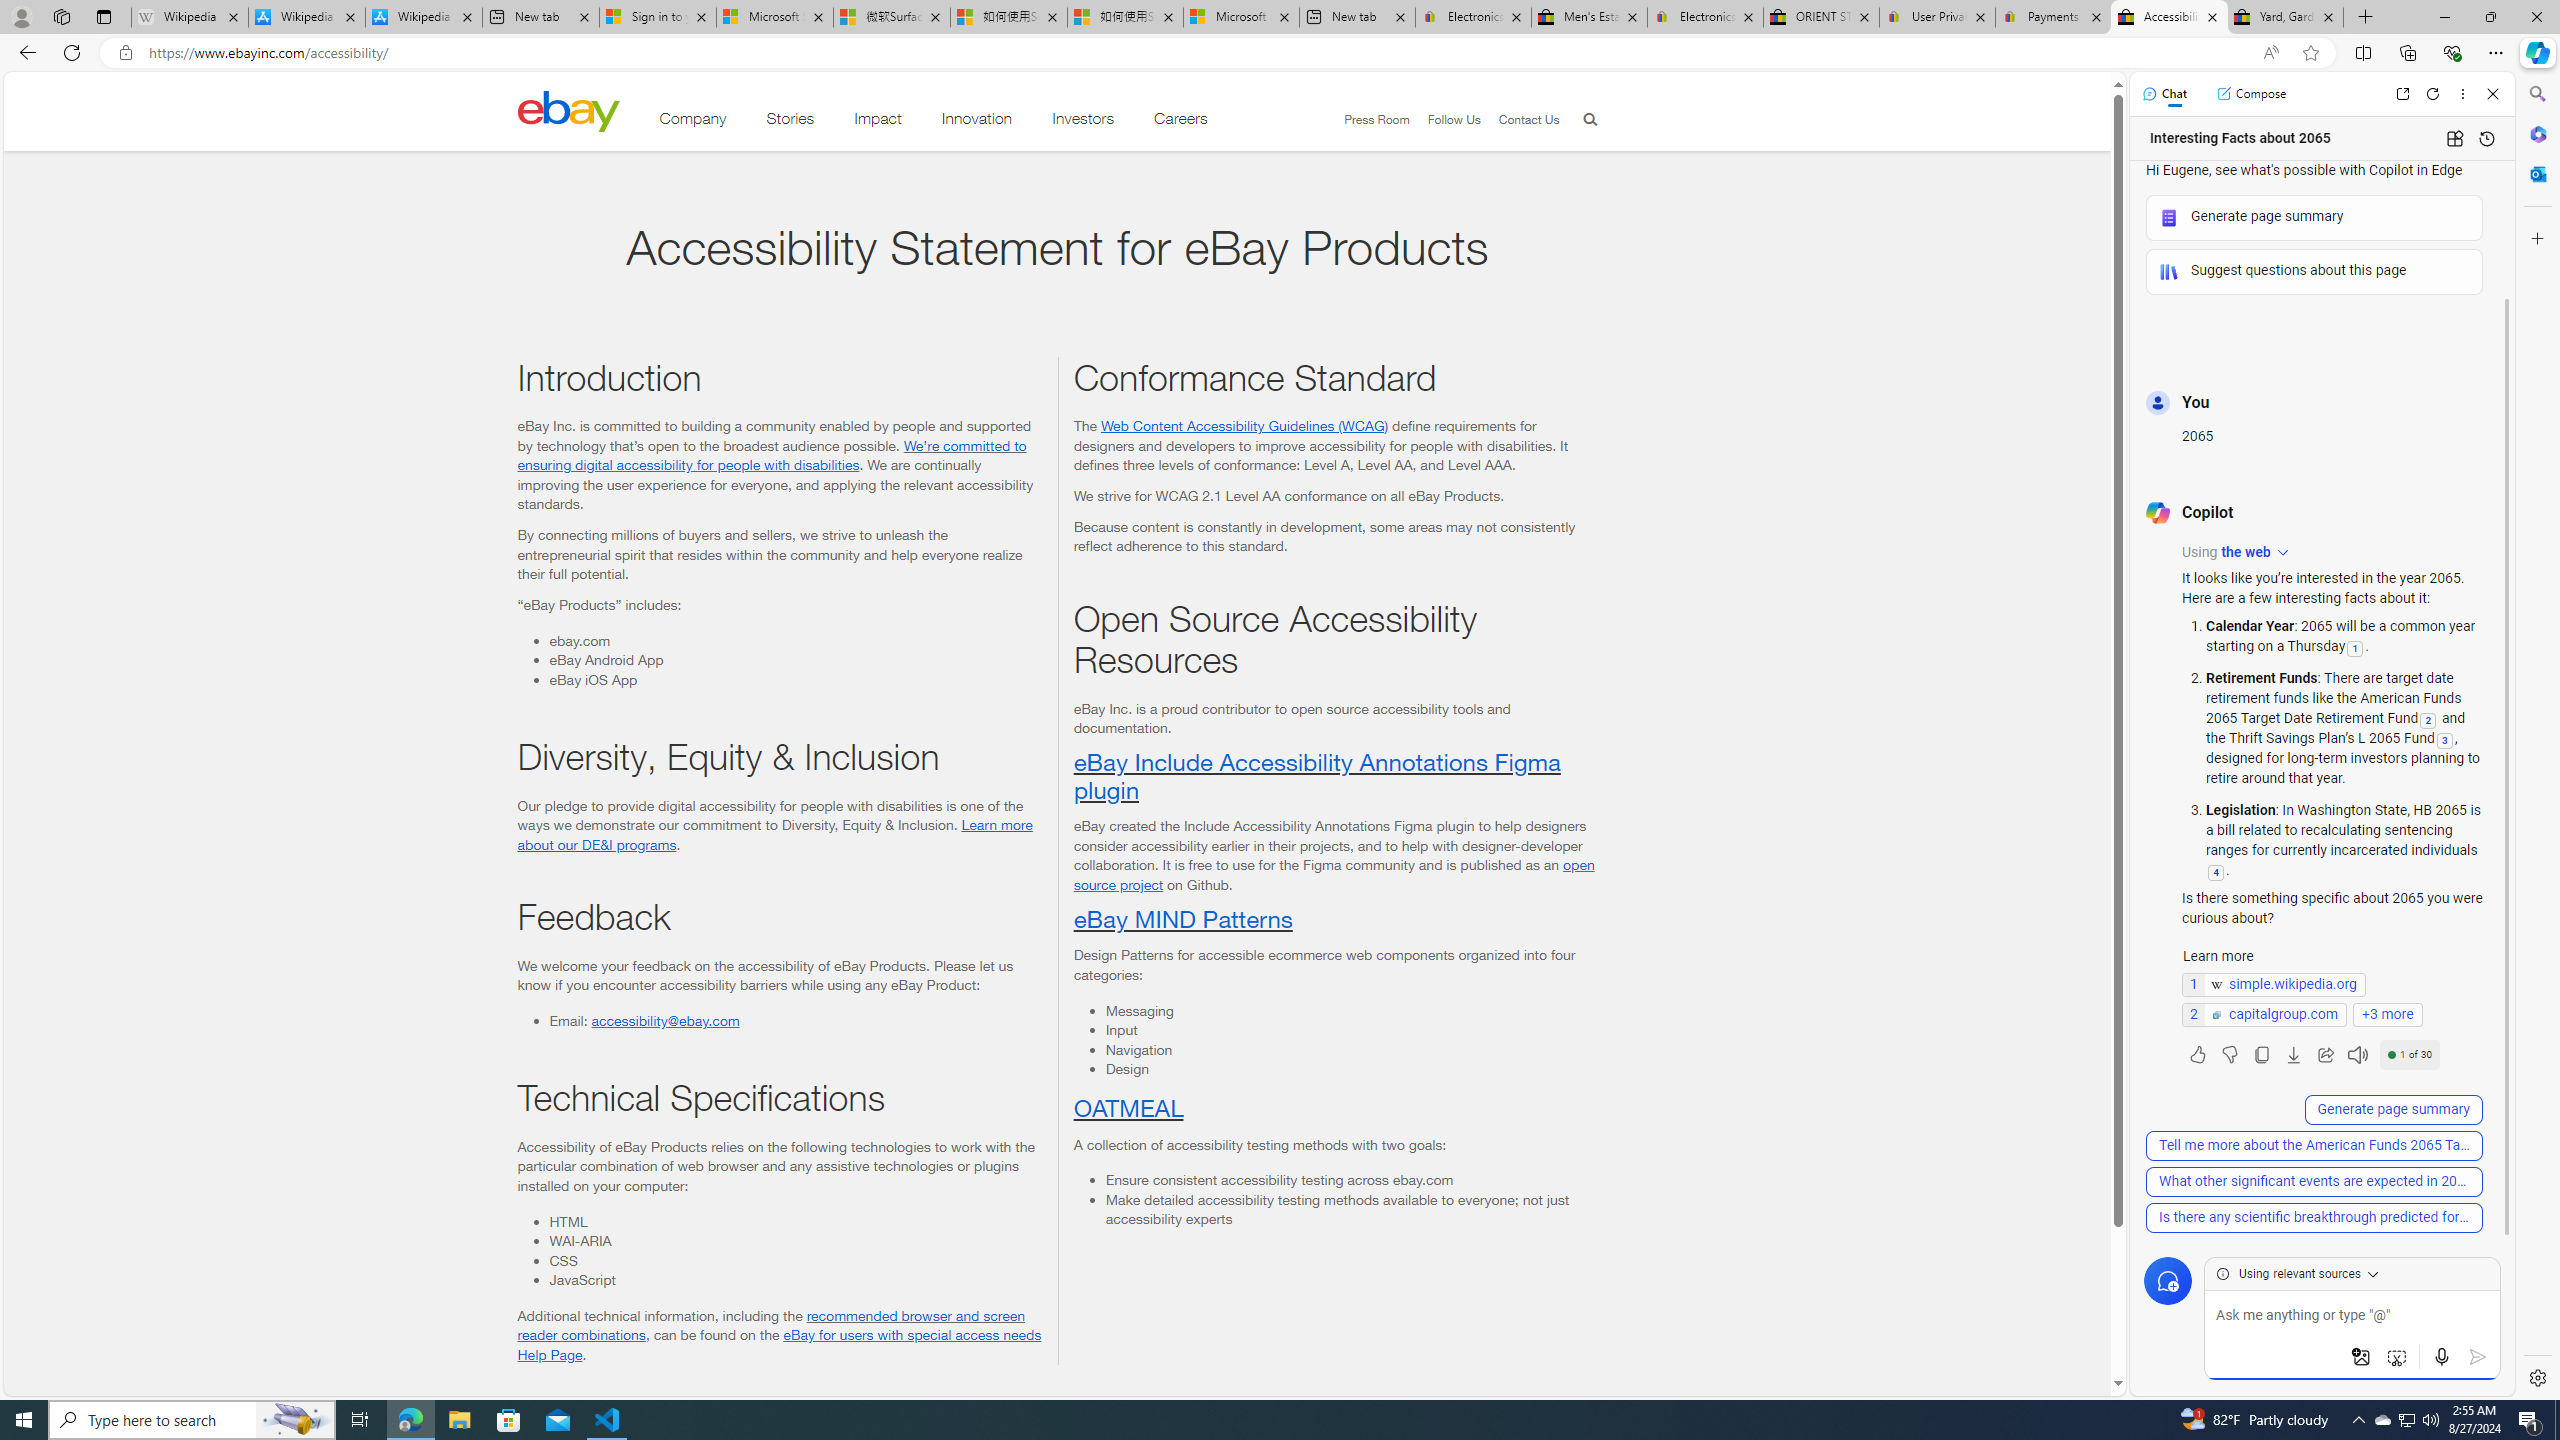 This screenshot has width=2560, height=1440. Describe the element at coordinates (1240, 16) in the screenshot. I see `'Microsoft account | Account Checkup'` at that location.